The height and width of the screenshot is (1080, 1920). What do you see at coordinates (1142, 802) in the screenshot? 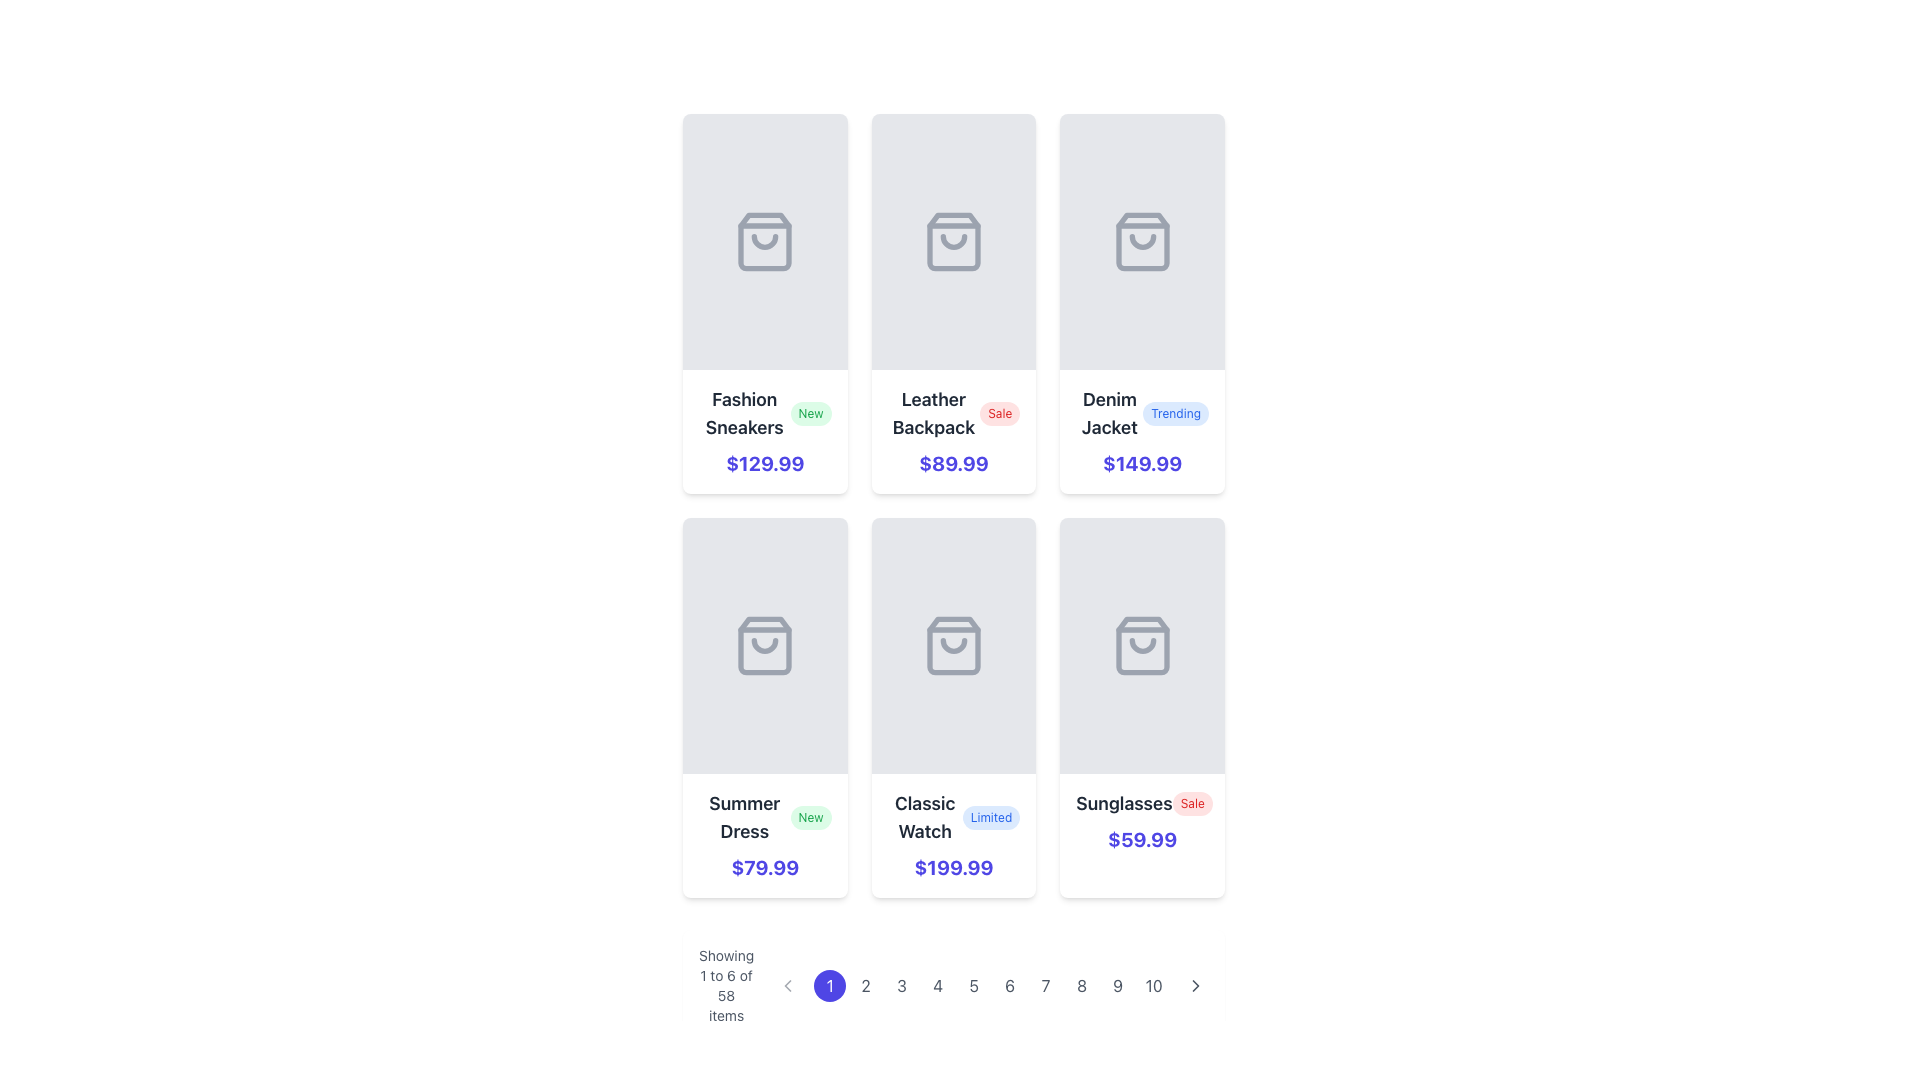
I see `the Composite text element displaying the product title 'Sunglasses' with a red badge located in the bottom-right card of the grid layout, positioned above the price label '$59.99'` at bounding box center [1142, 802].